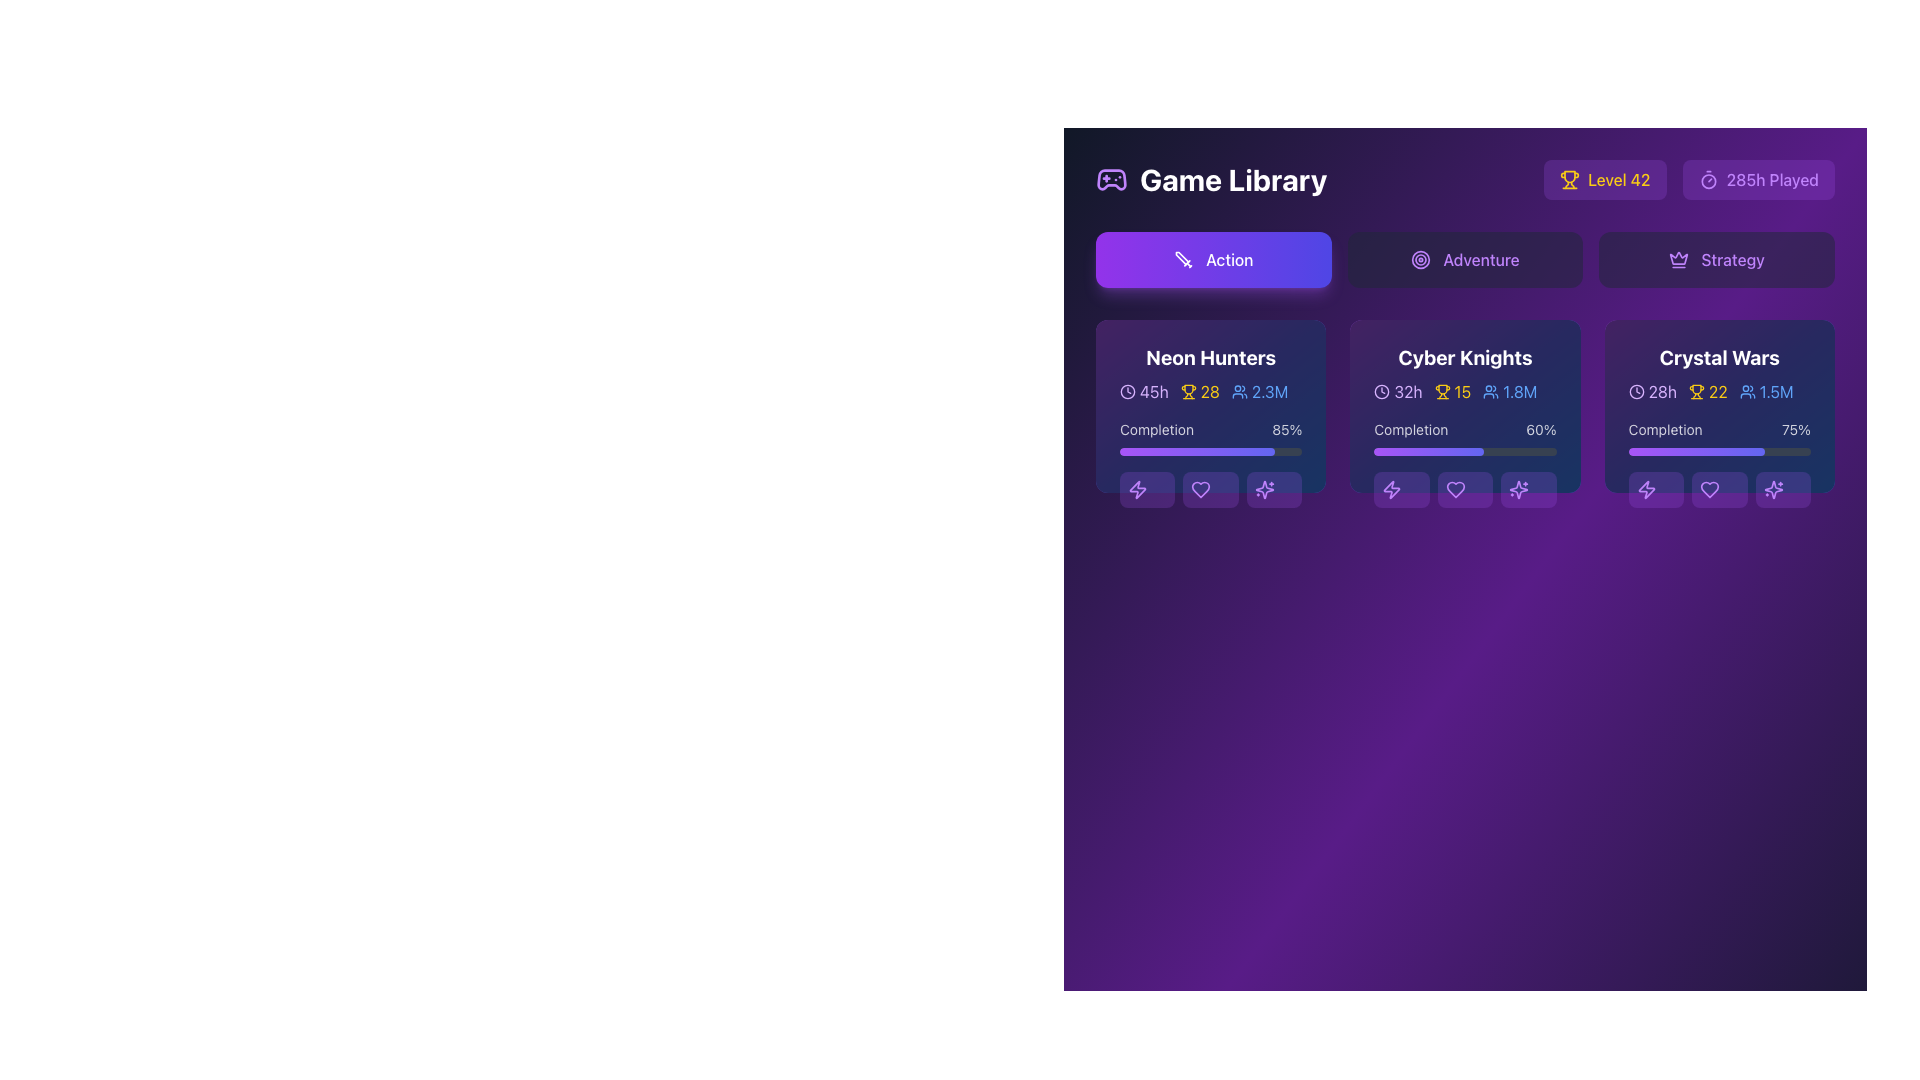  What do you see at coordinates (1462, 392) in the screenshot?
I see `the Text Label that displays the number of trophies or achievements for 'Cyber Knights', located under the trophy icon, between gameplay duration data and participant count` at bounding box center [1462, 392].